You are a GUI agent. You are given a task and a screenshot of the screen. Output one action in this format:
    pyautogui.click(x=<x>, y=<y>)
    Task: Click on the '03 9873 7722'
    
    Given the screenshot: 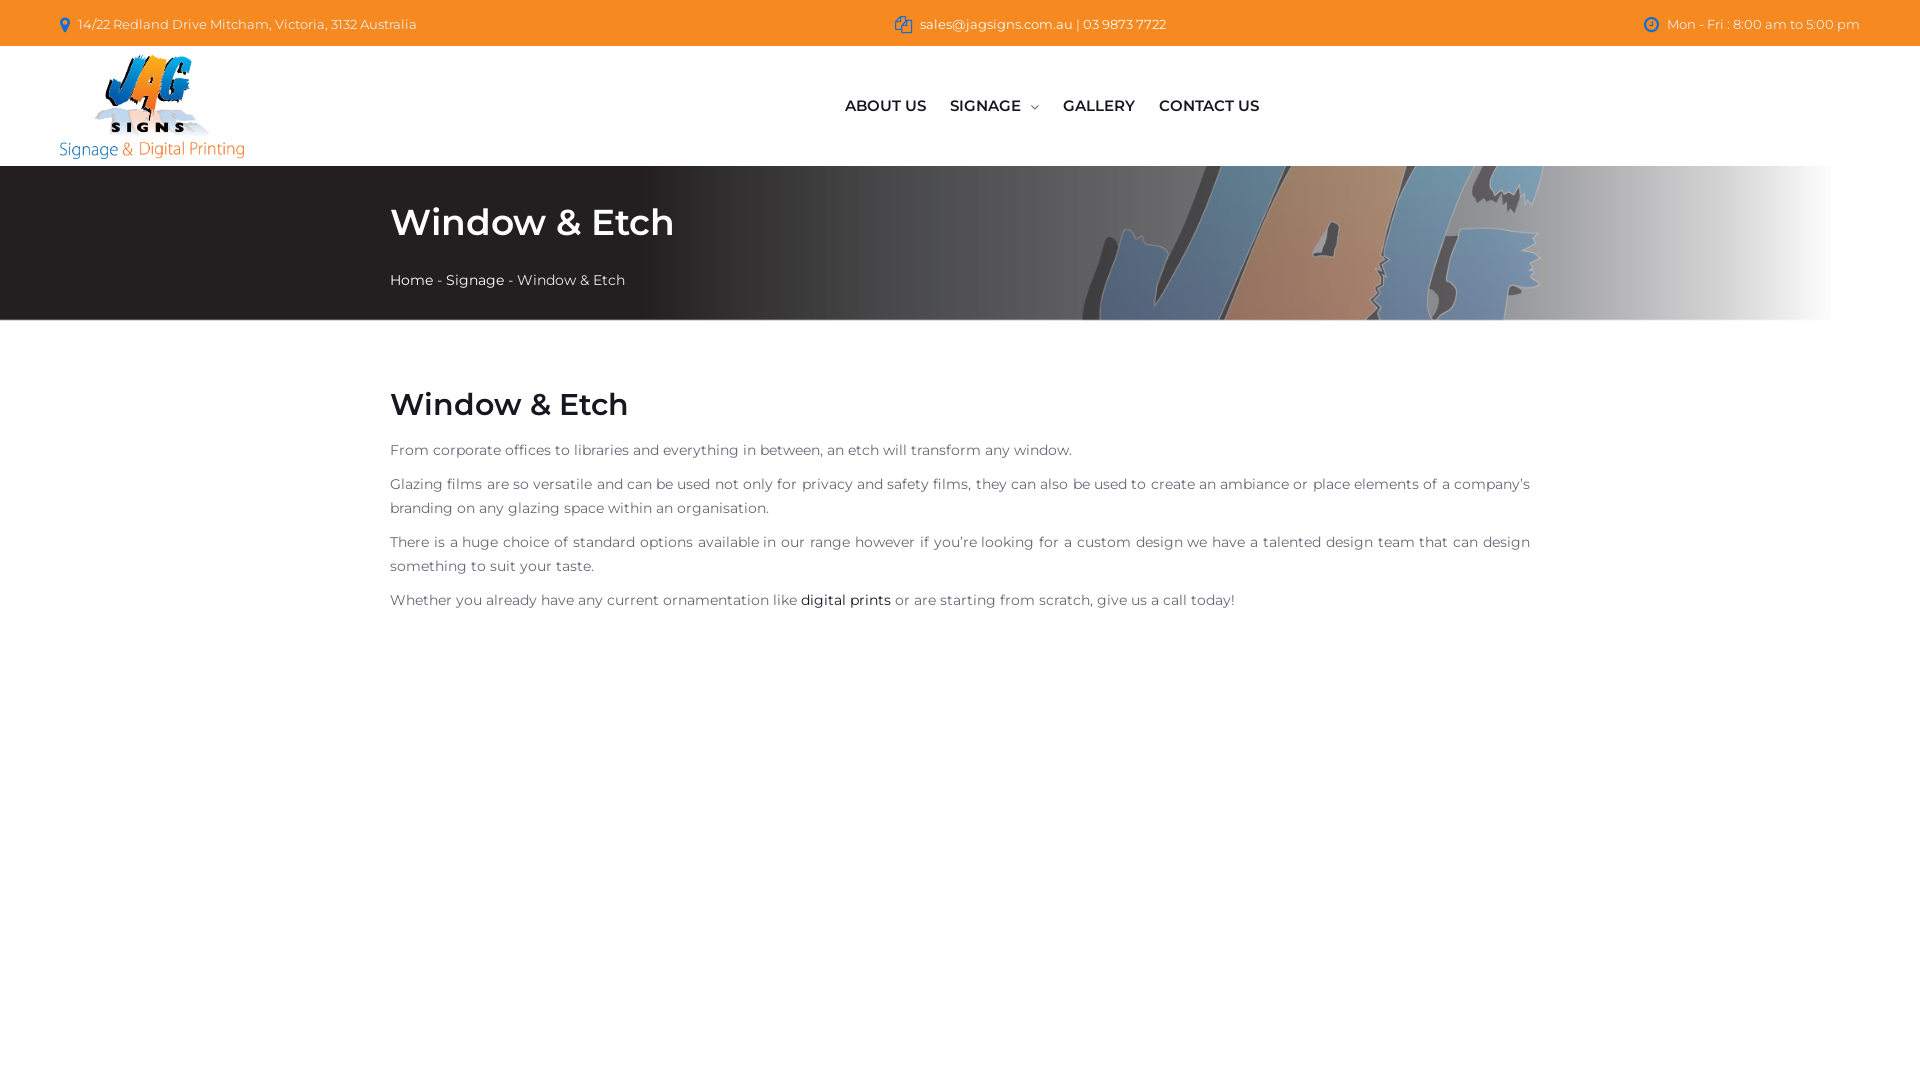 What is the action you would take?
    pyautogui.click(x=1124, y=23)
    